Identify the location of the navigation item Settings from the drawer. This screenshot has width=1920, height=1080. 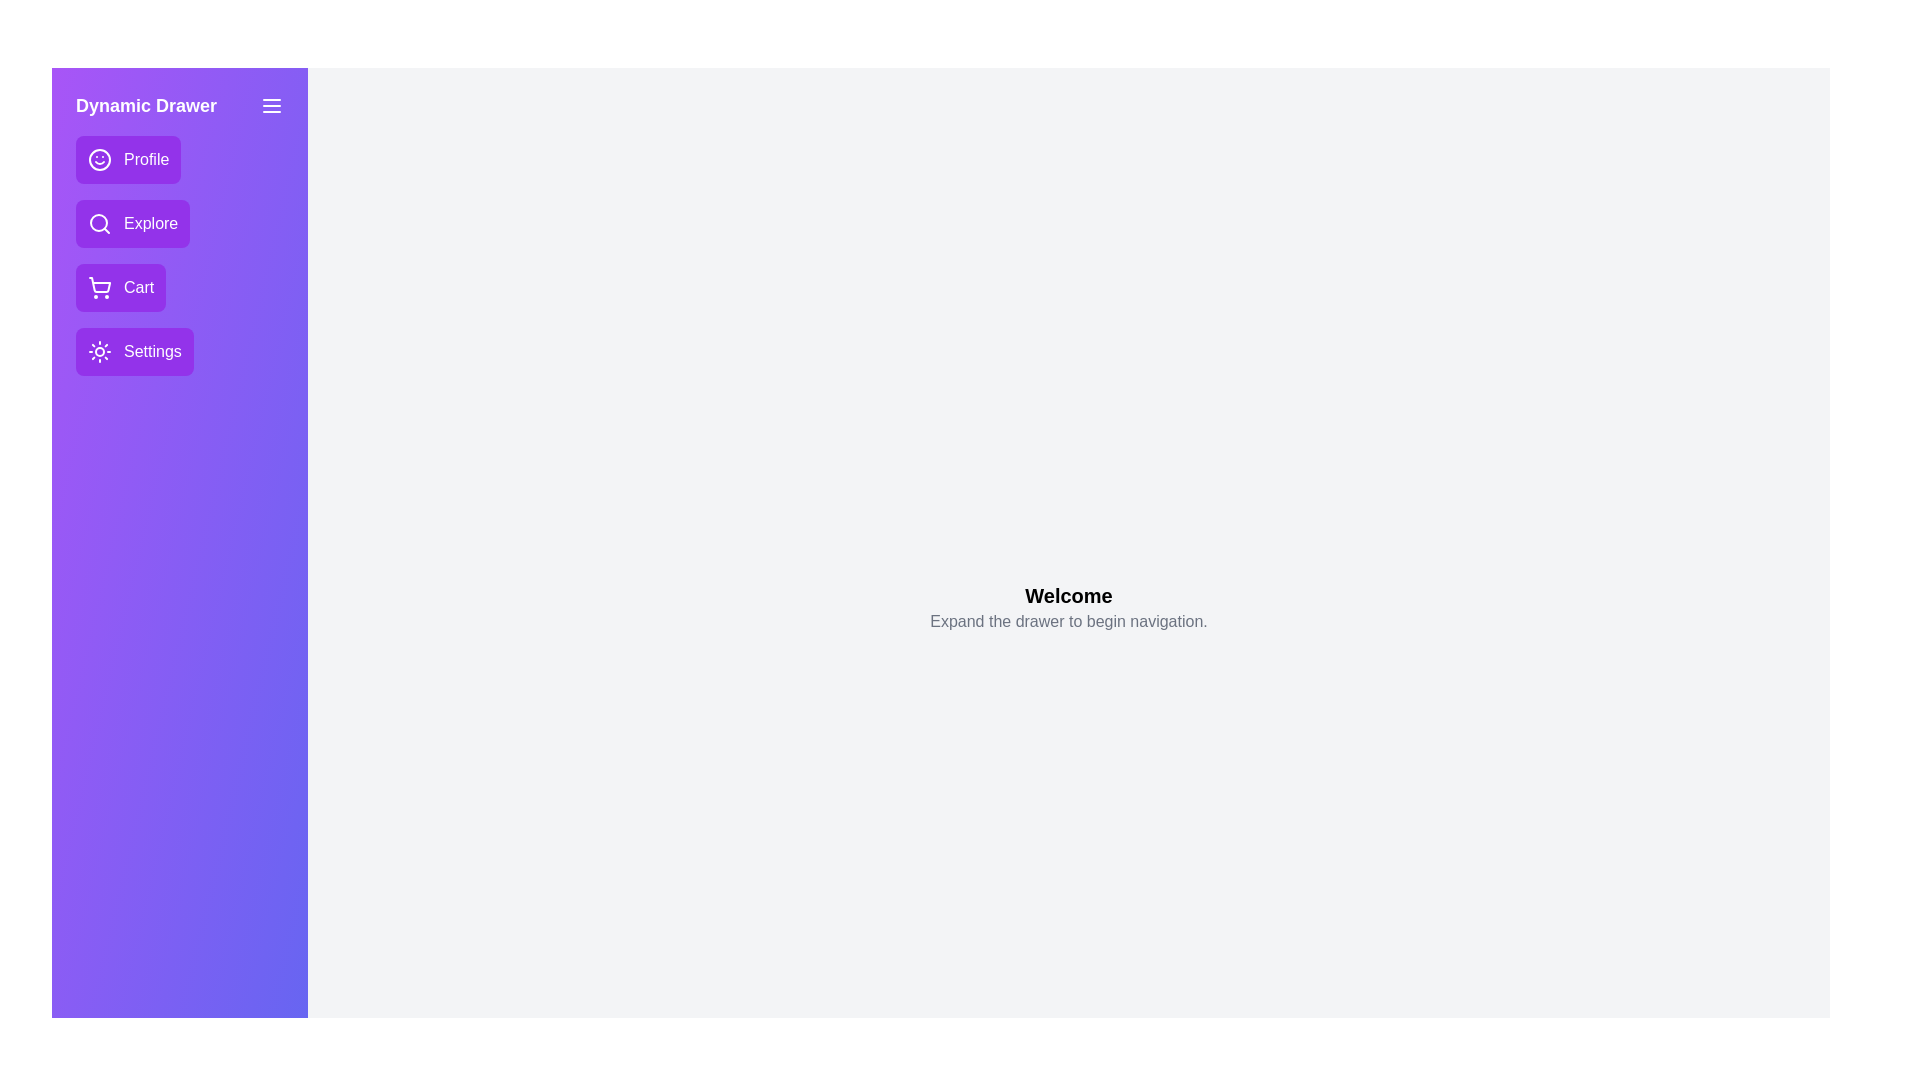
(133, 350).